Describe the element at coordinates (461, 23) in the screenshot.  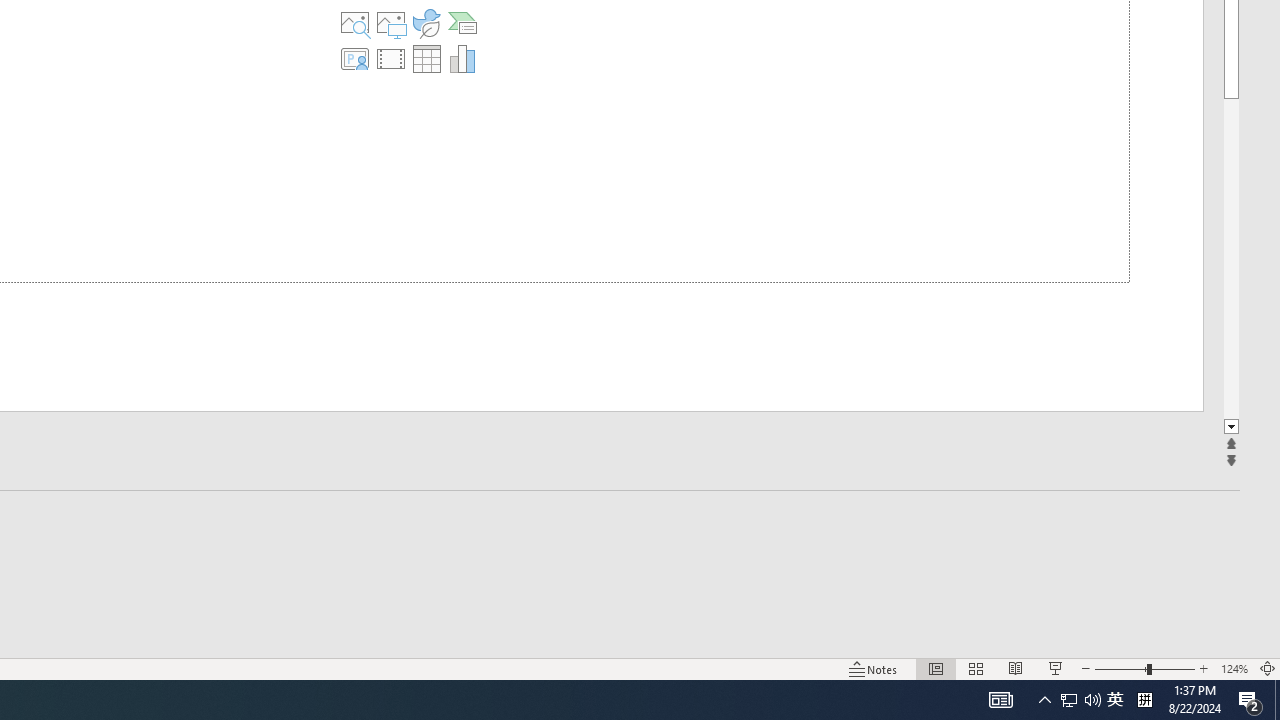
I see `'Insert a SmartArt Graphic'` at that location.